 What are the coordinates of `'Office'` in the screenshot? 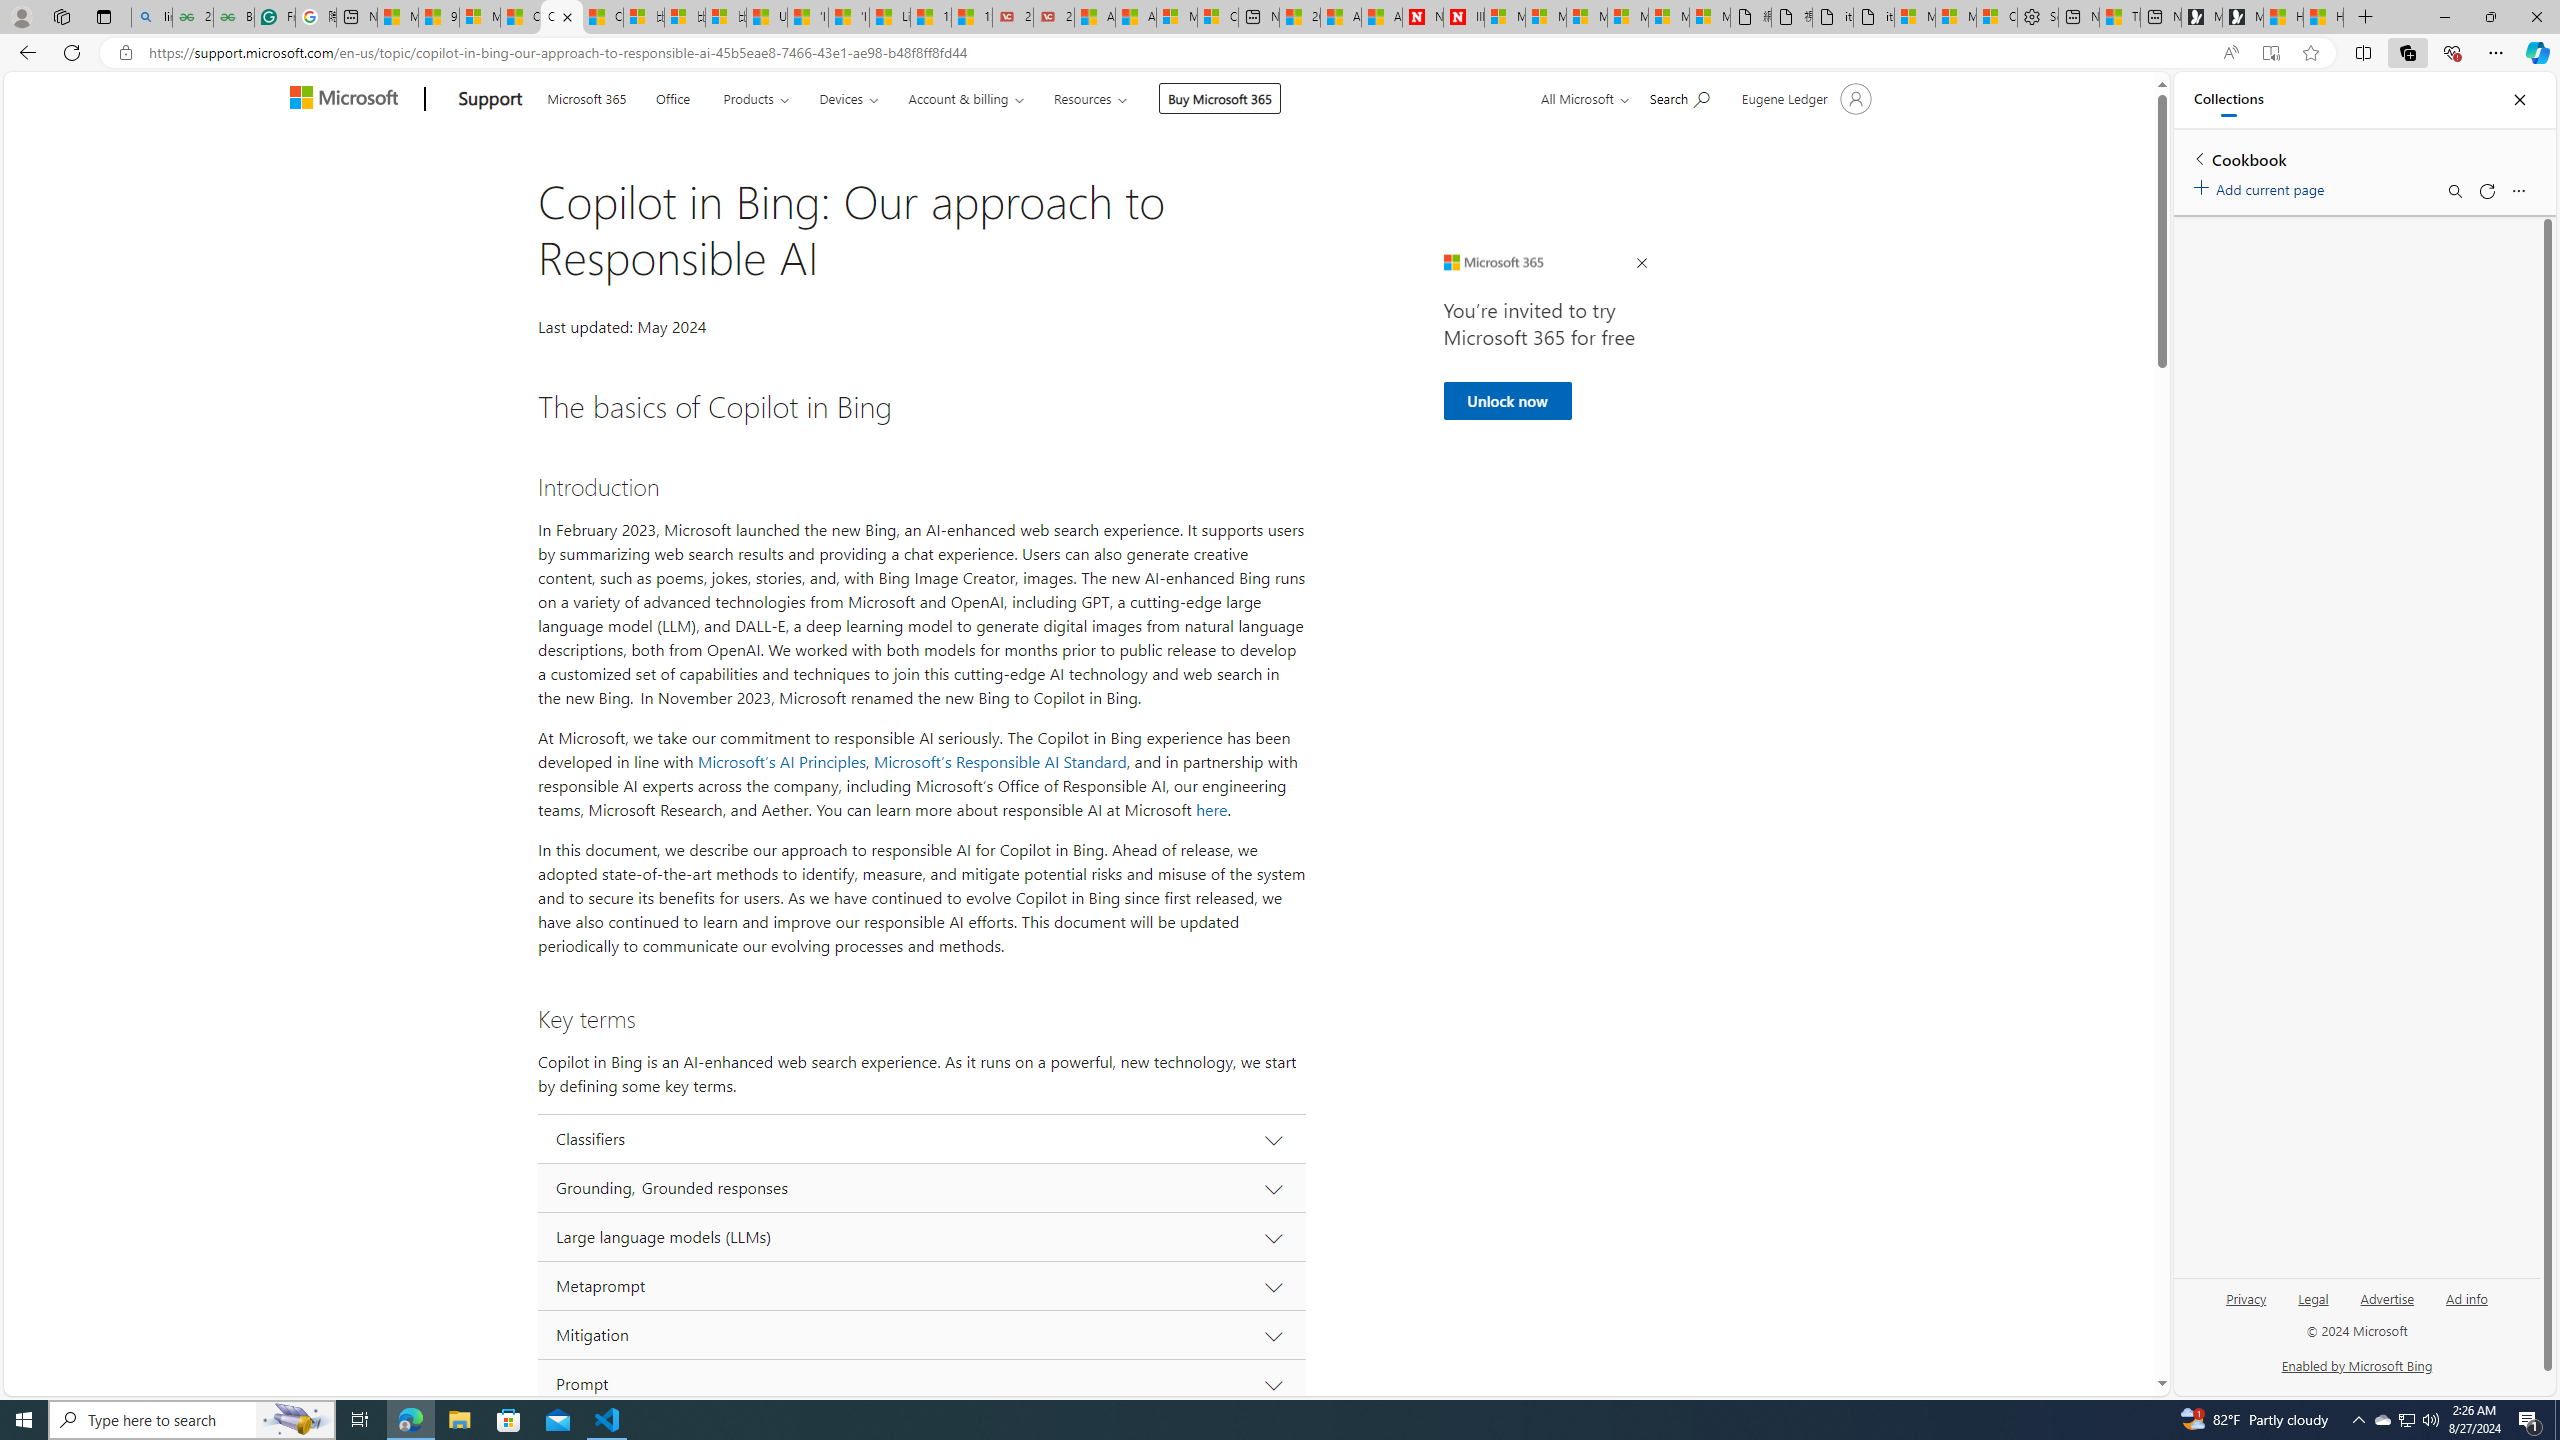 It's located at (672, 96).